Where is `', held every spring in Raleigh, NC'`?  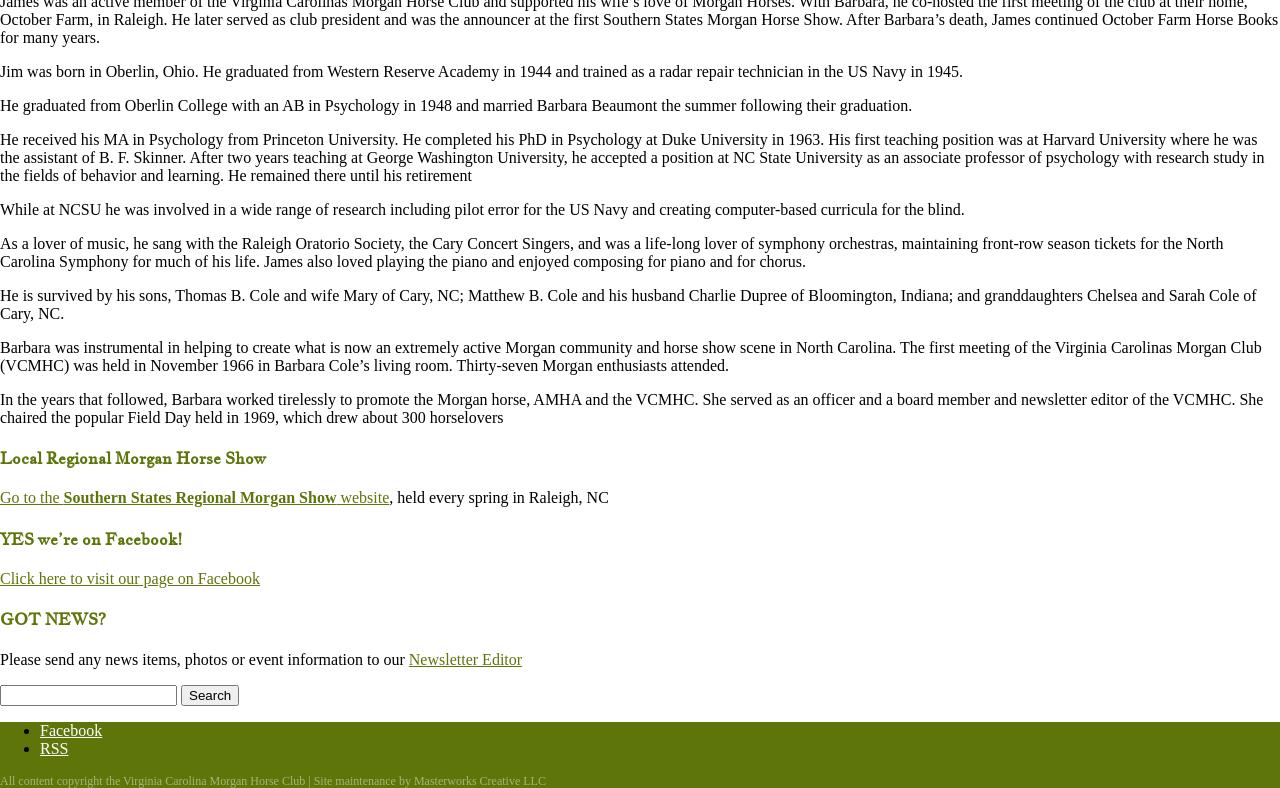 ', held every spring in Raleigh, NC' is located at coordinates (498, 497).